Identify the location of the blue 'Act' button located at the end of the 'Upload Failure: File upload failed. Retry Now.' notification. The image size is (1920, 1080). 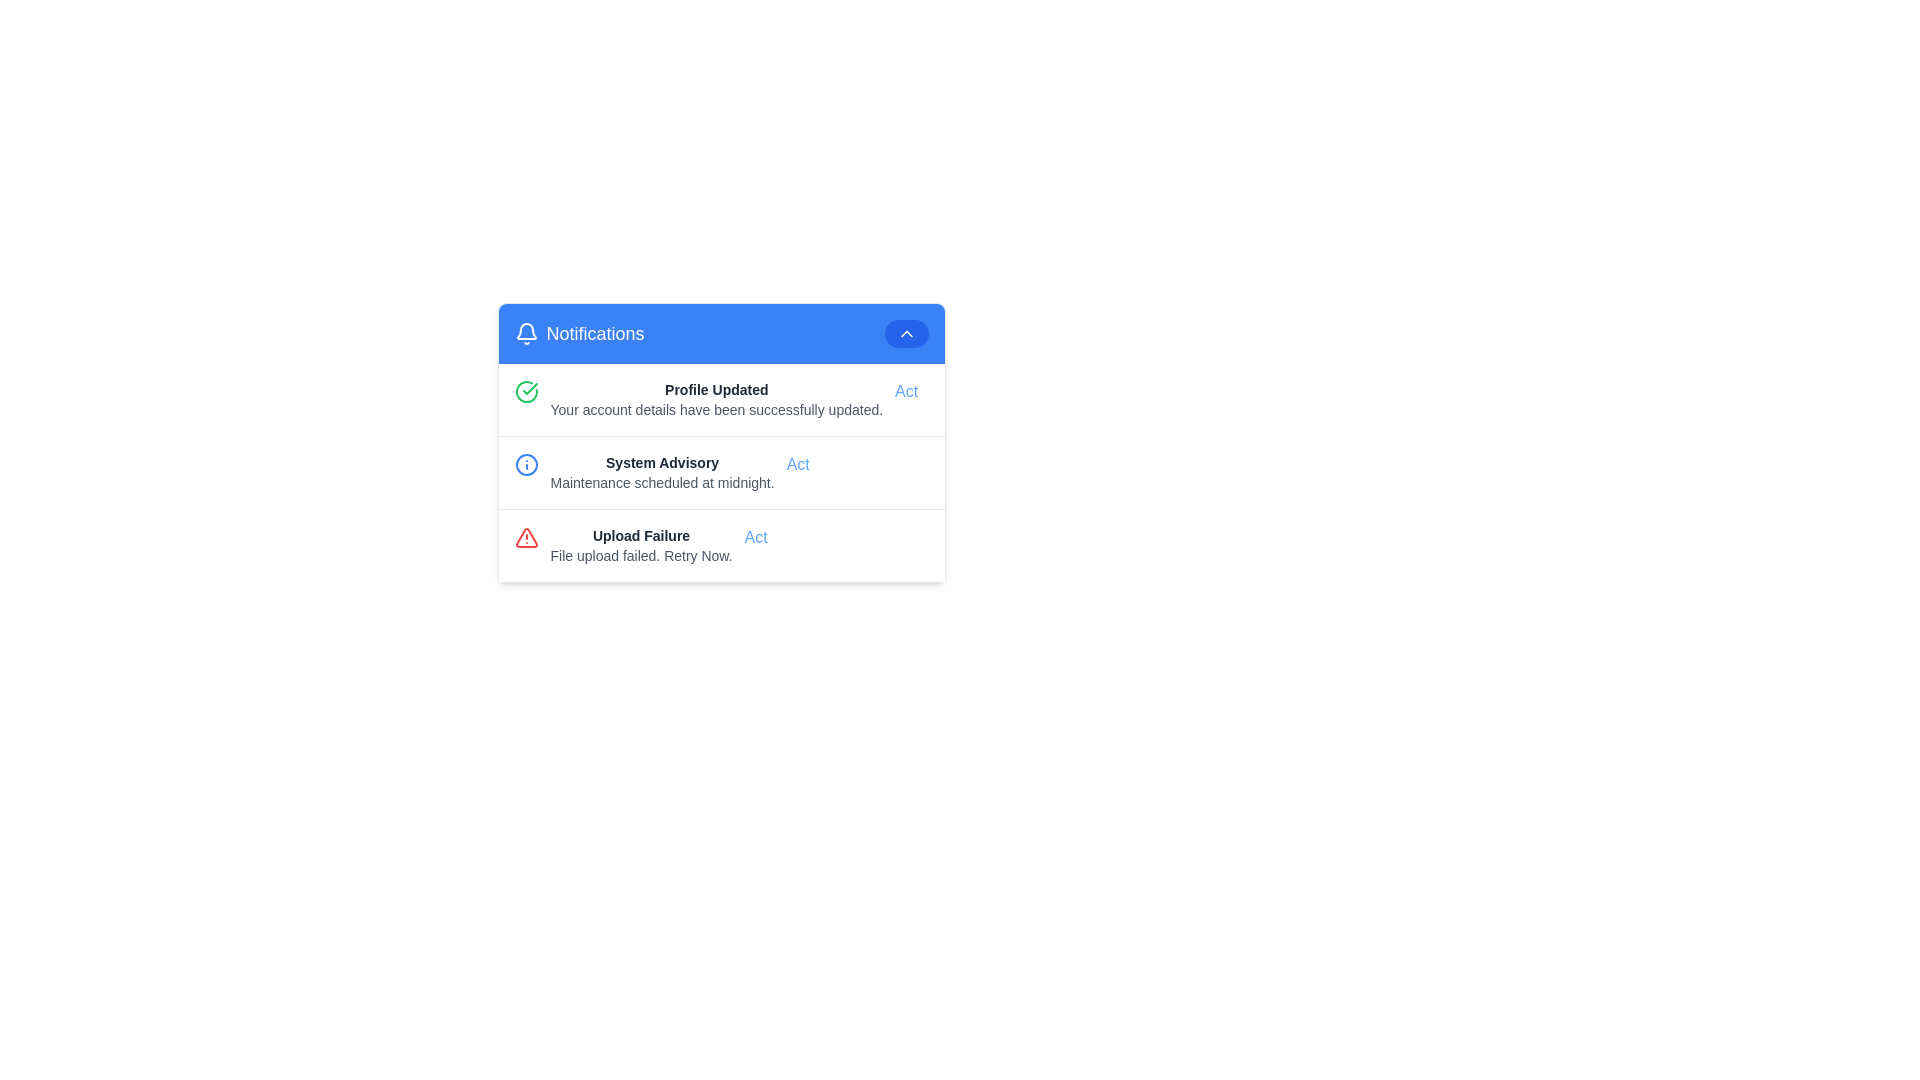
(755, 536).